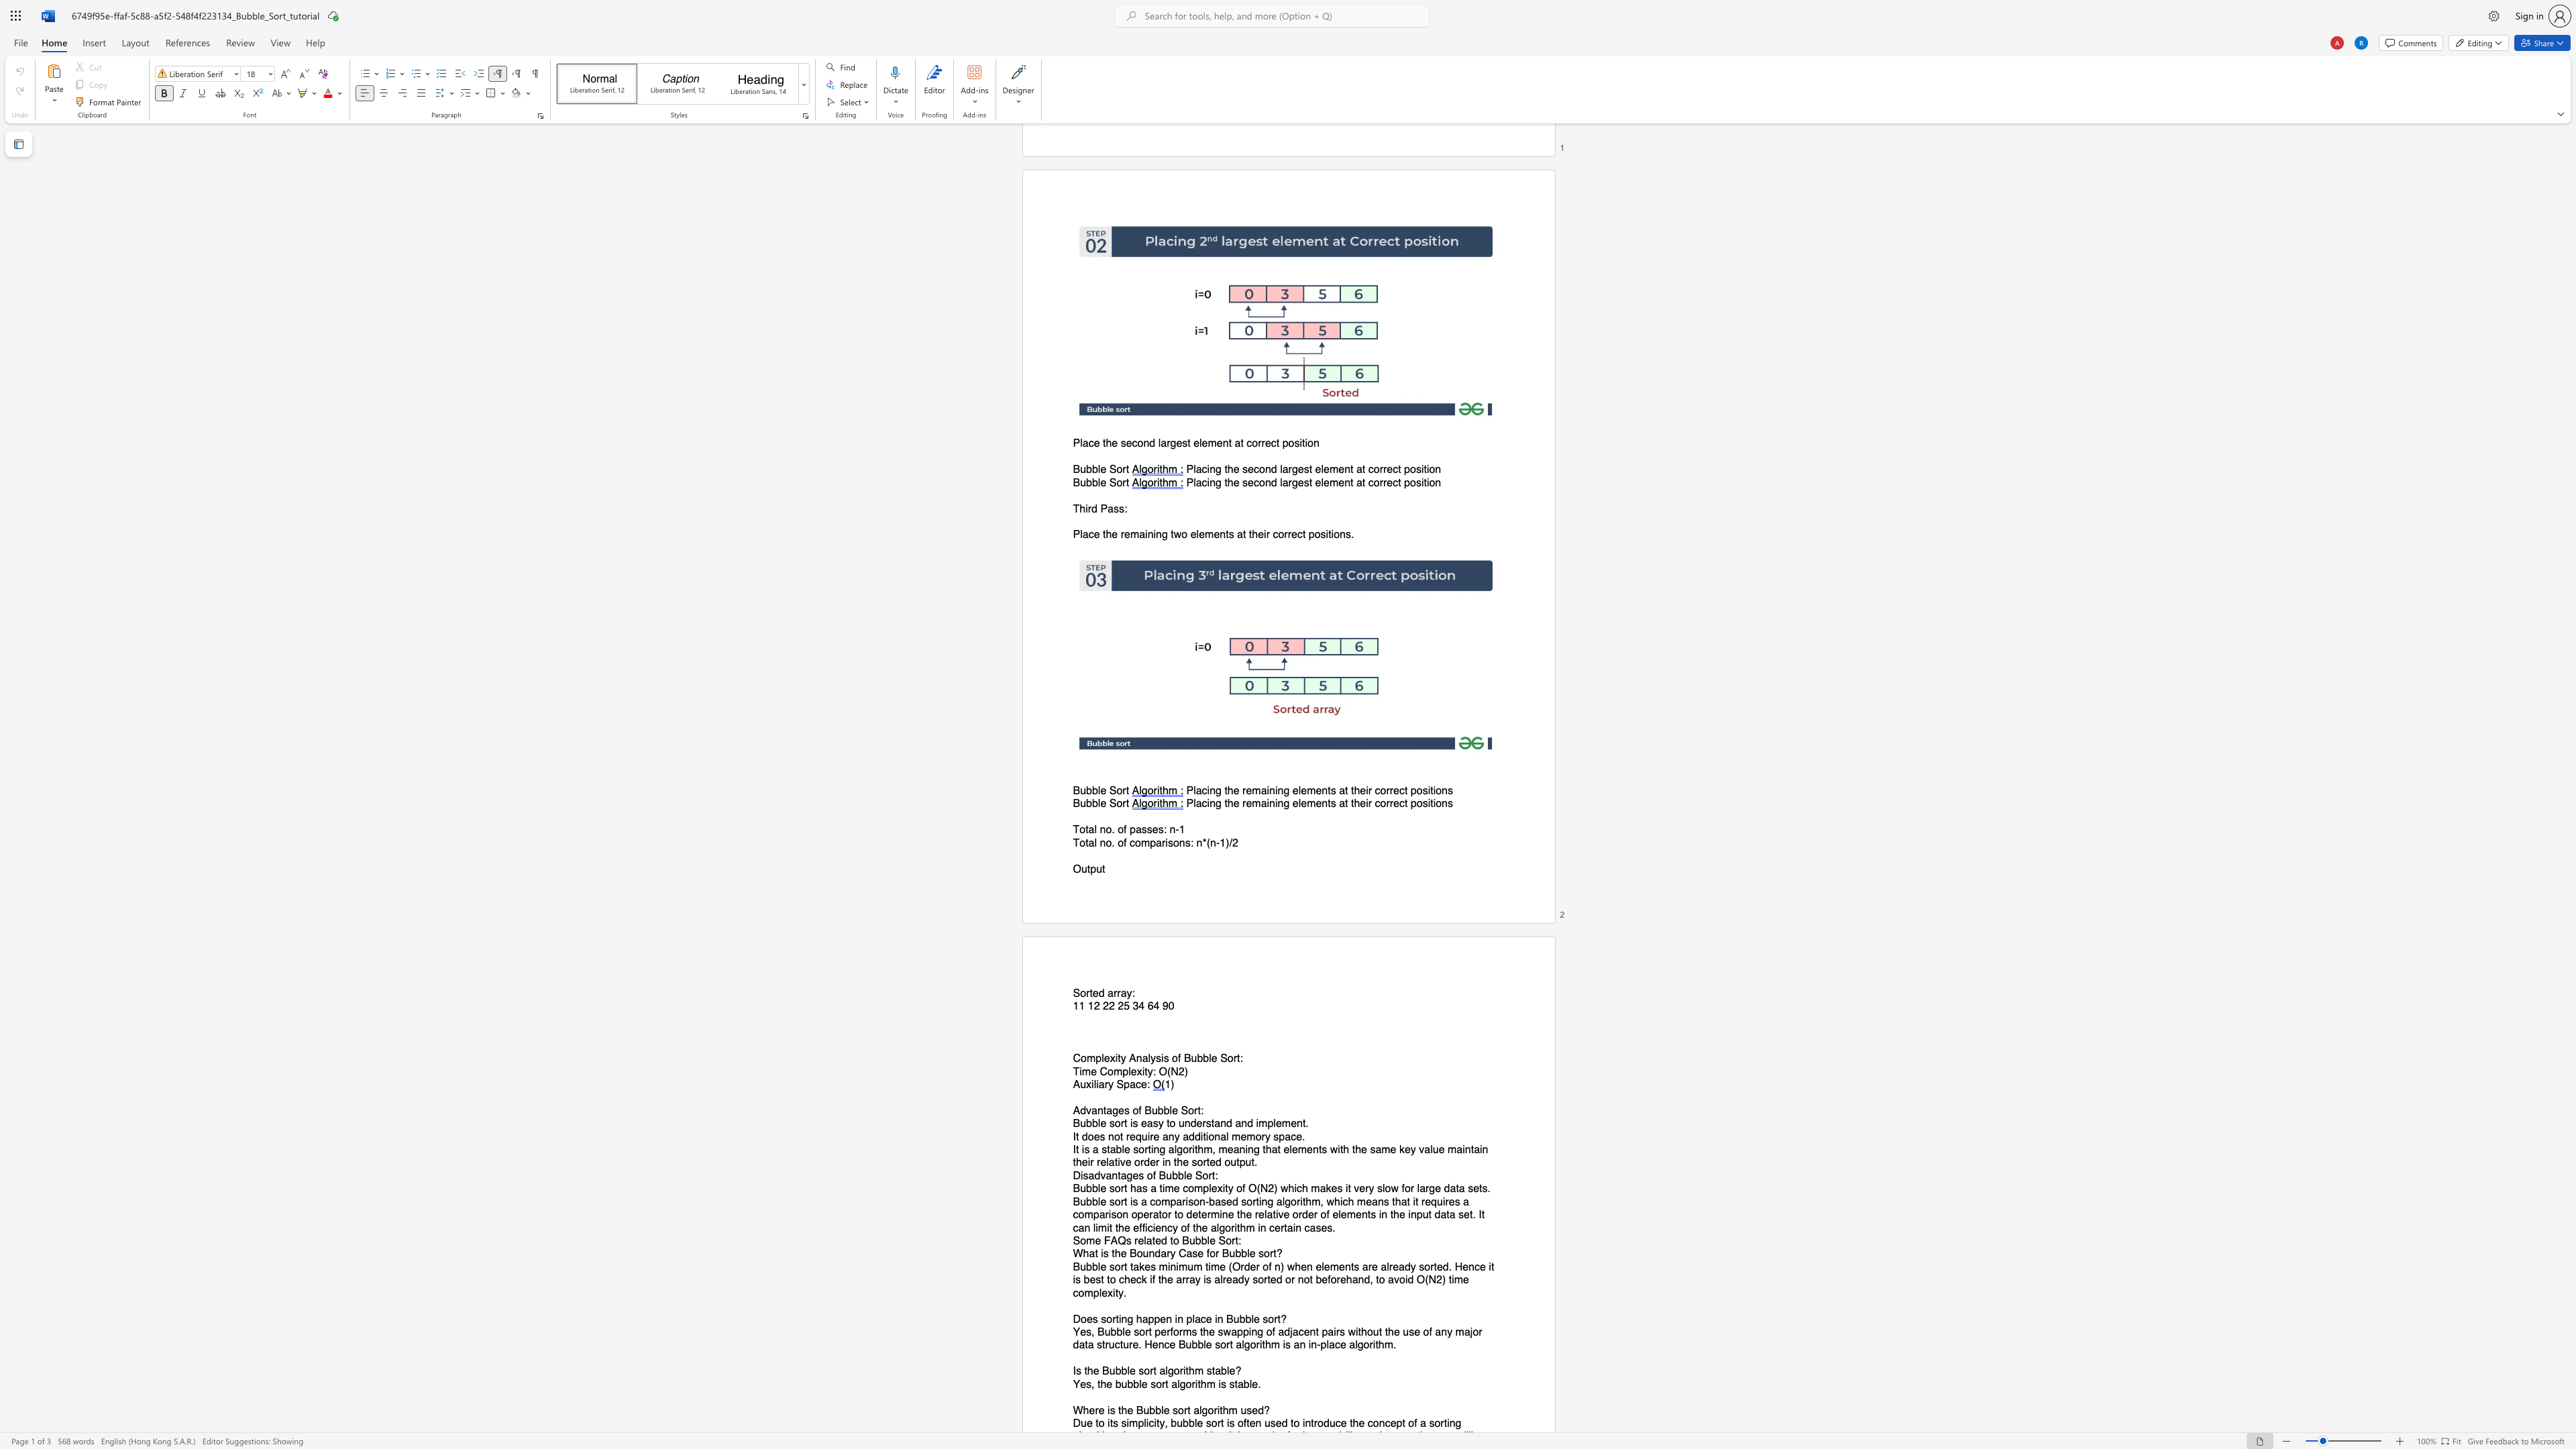 The width and height of the screenshot is (2576, 1449). Describe the element at coordinates (1085, 1384) in the screenshot. I see `the subset text "s, the bubble sort algorithm is stable." within the text "Yes, the bubble sort algorithm is stable."` at that location.